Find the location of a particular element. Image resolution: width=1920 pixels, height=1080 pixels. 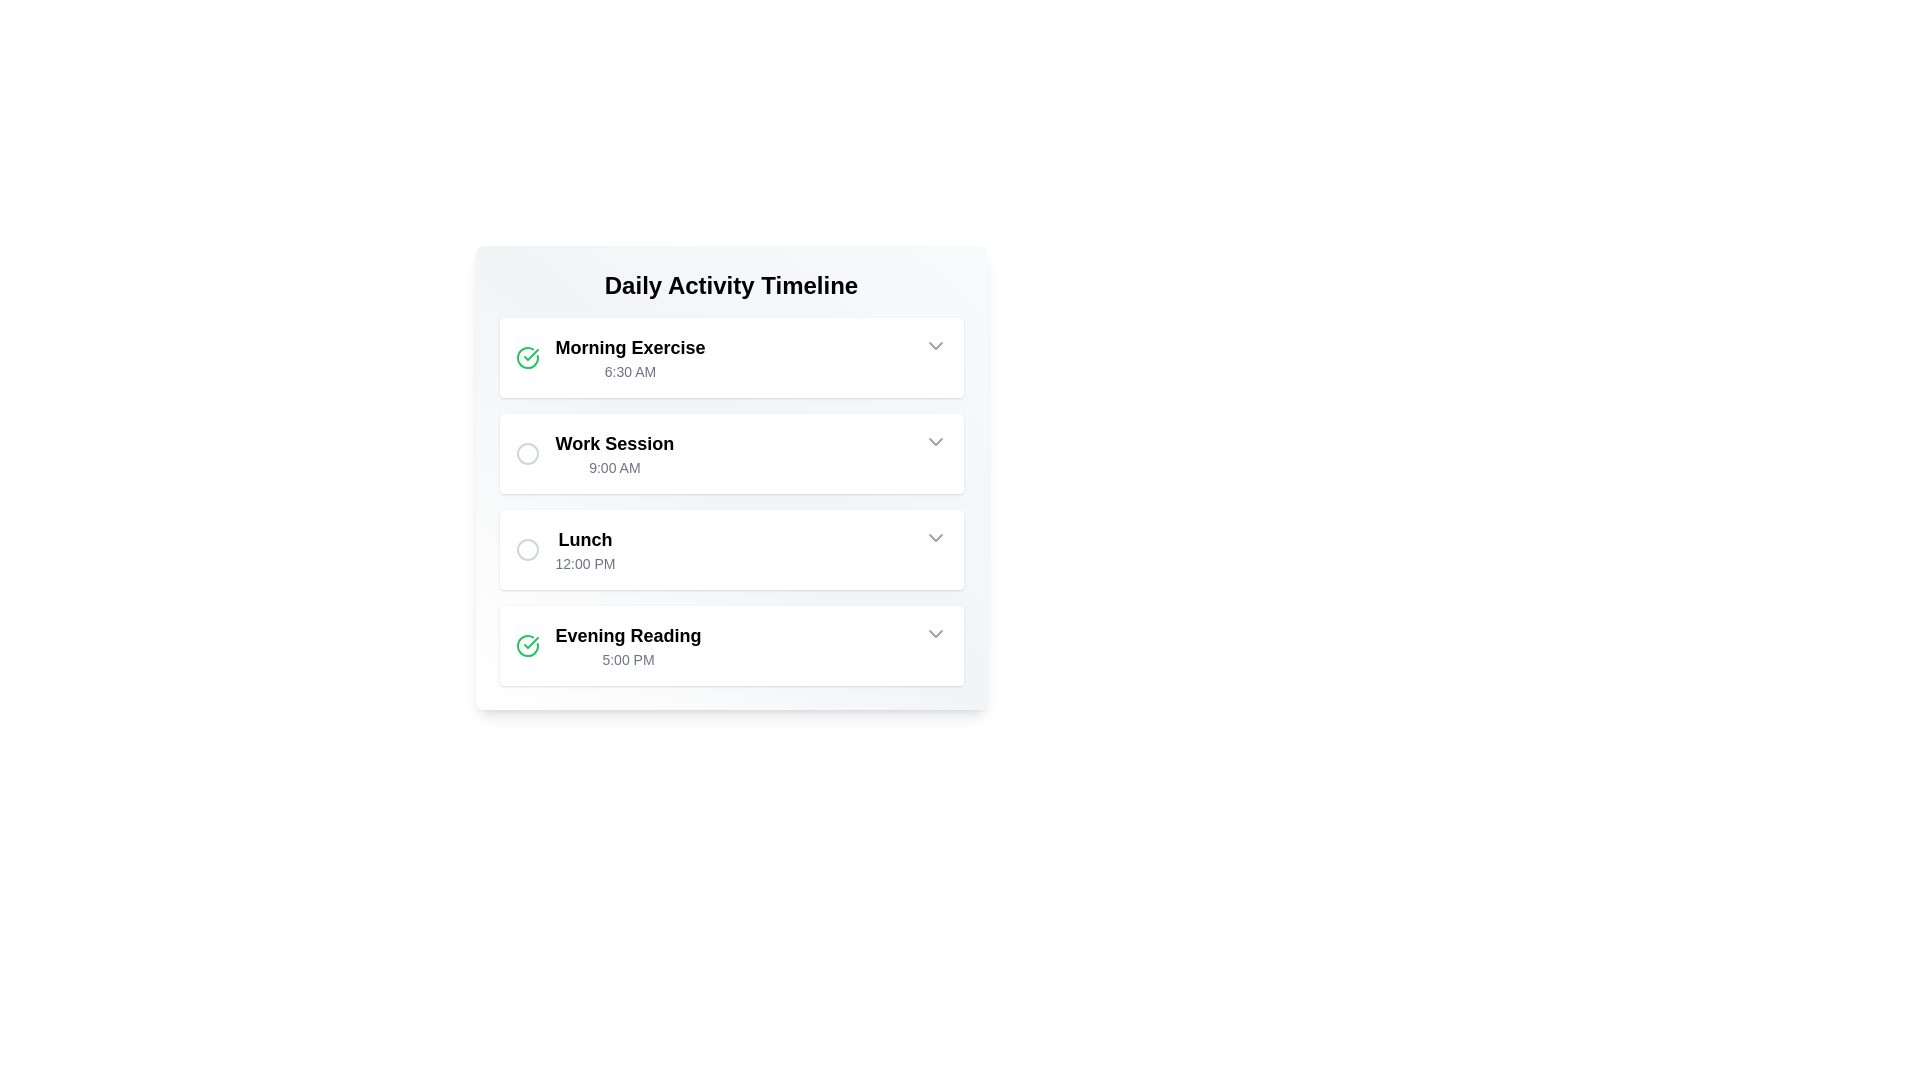

the first item in the 'Daily Activity Timeline', which displays an activity or task with a checkmark icon indicating its completion status is located at coordinates (609, 357).